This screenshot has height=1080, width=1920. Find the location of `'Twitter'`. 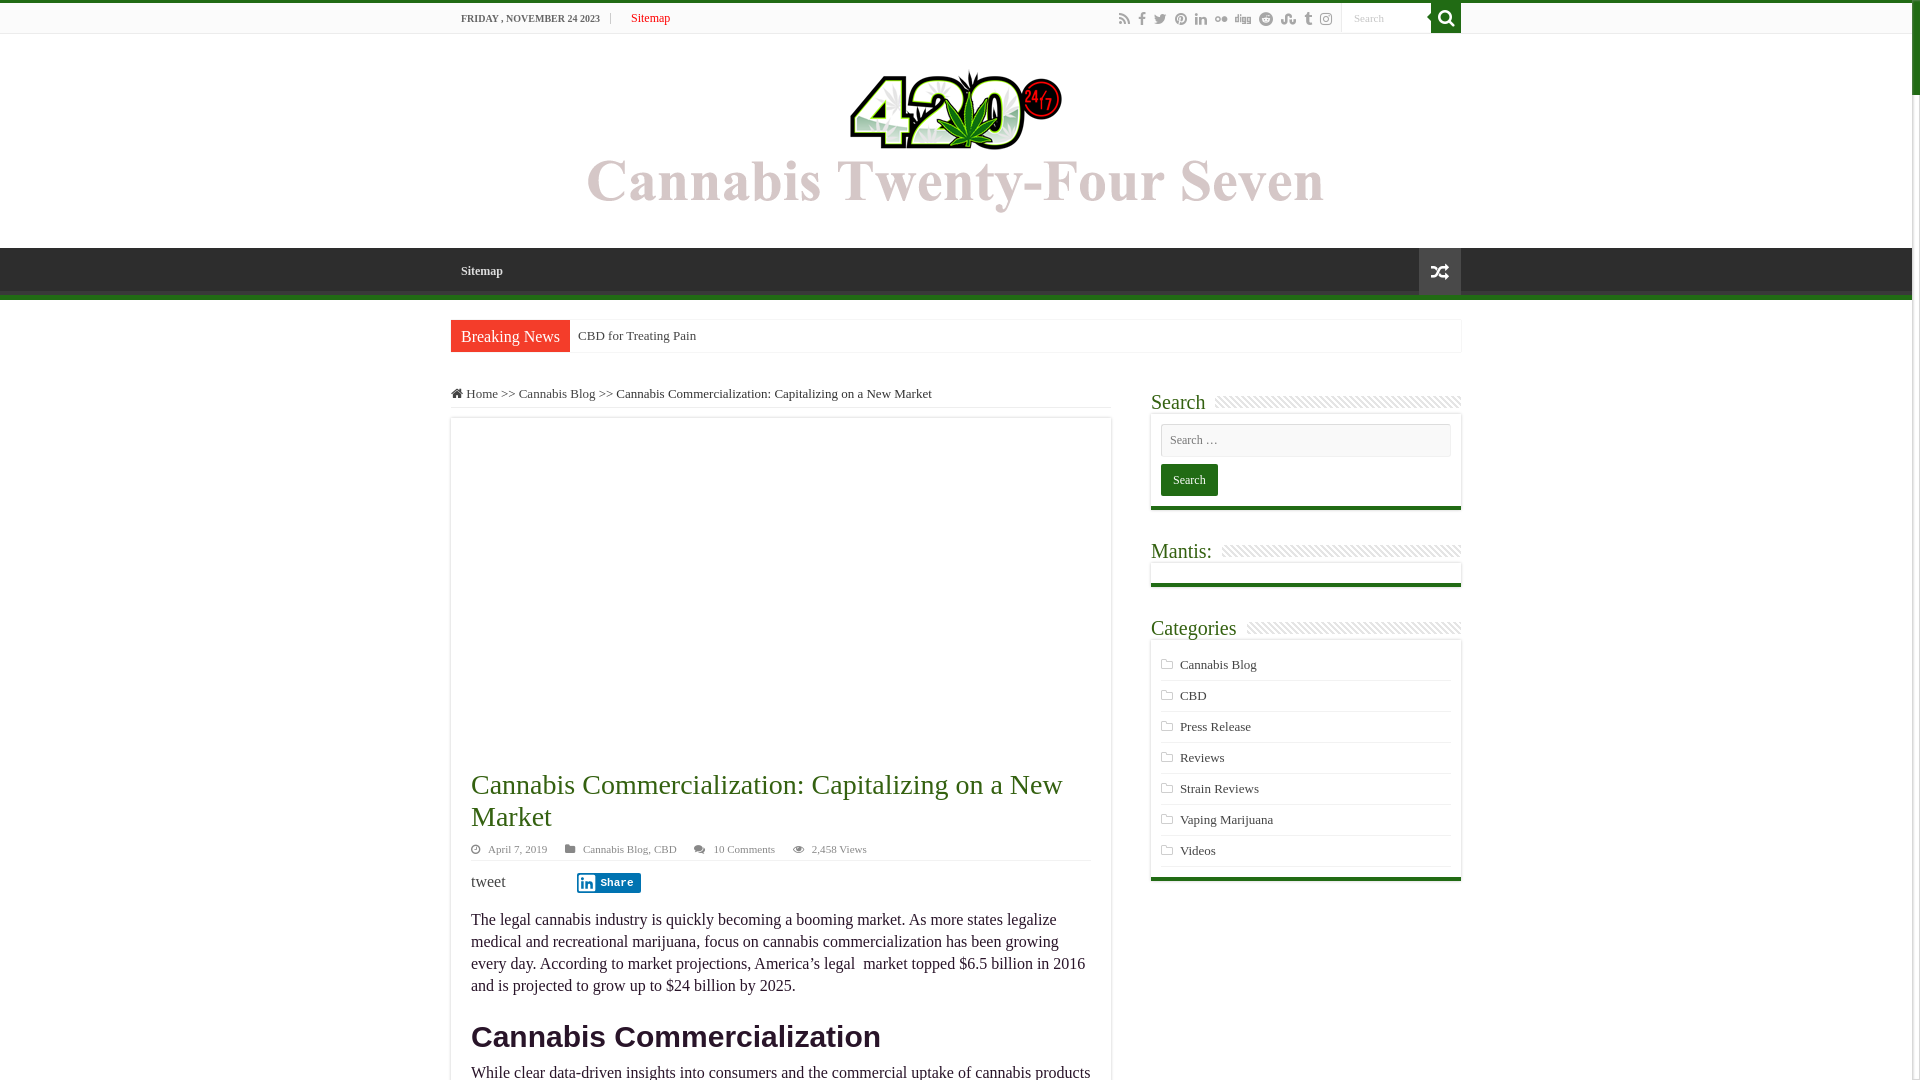

'Twitter' is located at coordinates (1152, 19).